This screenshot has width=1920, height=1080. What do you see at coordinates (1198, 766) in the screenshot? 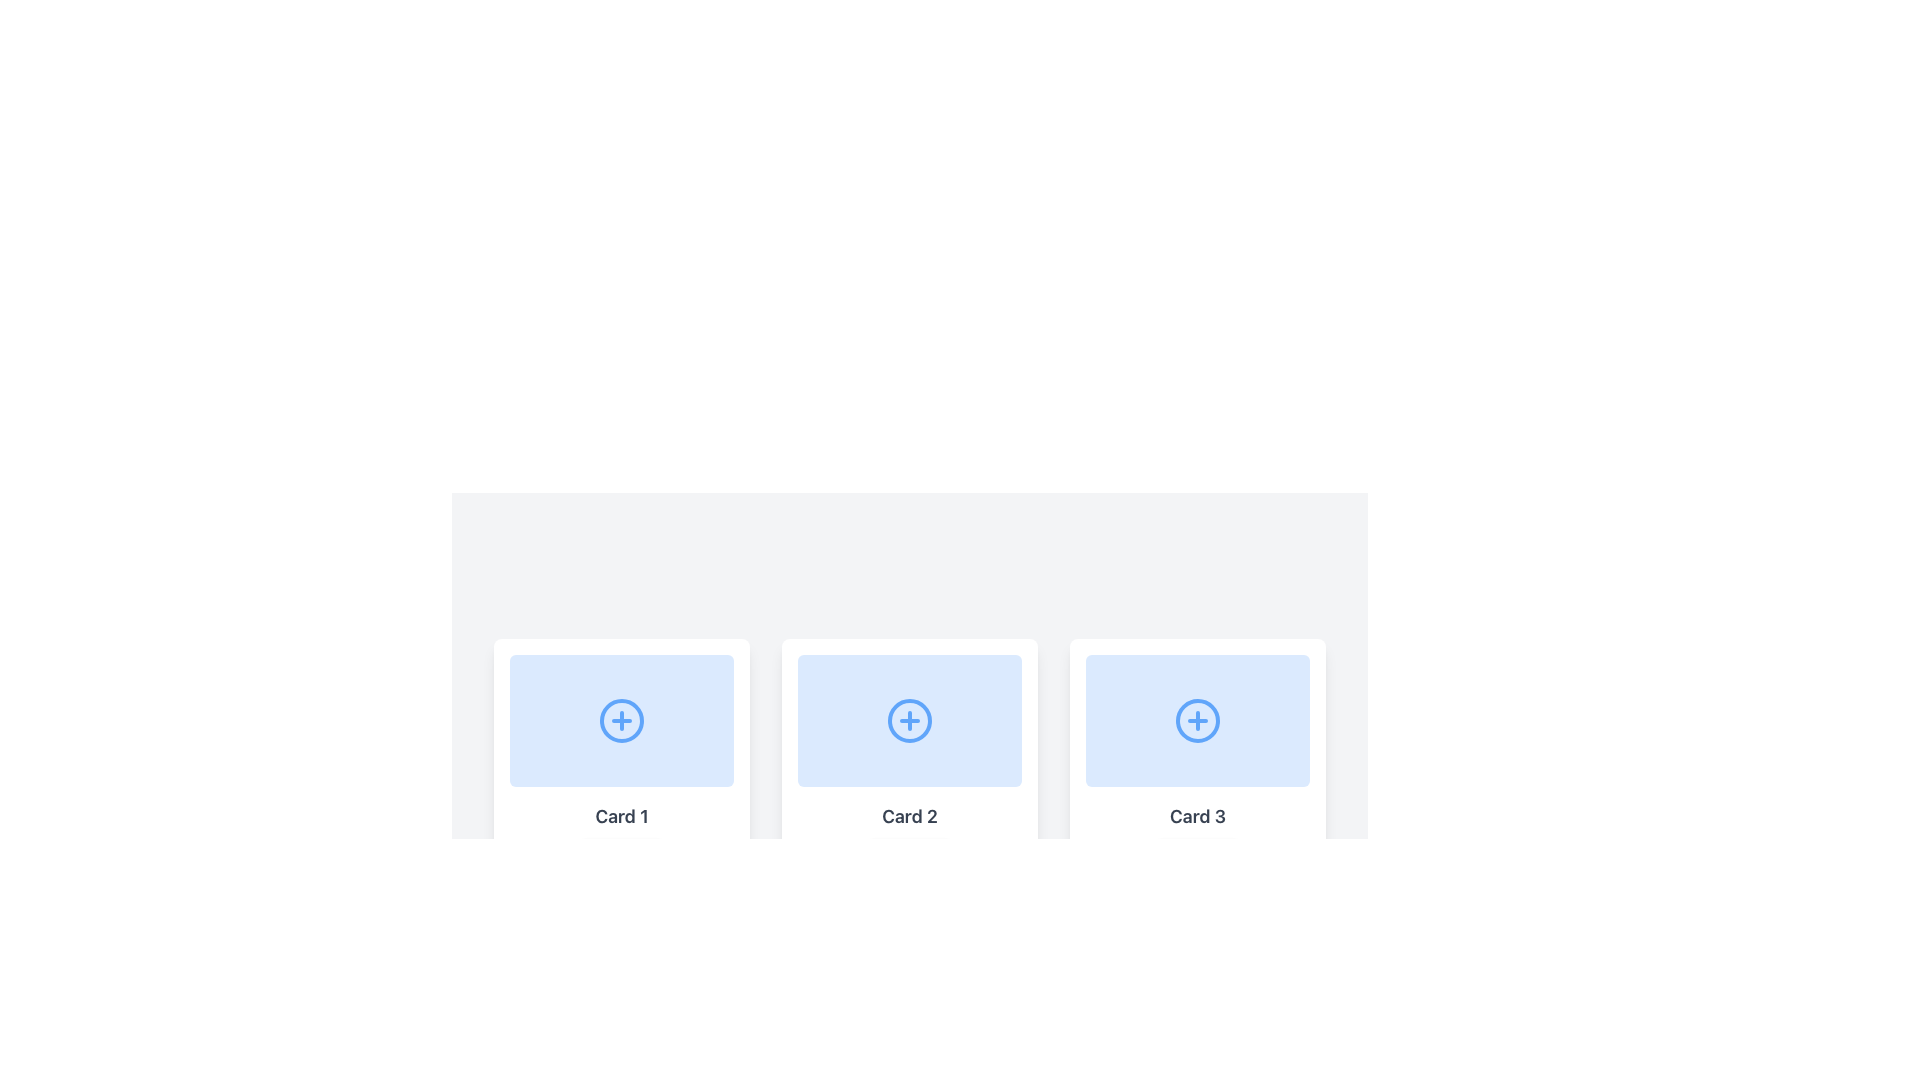
I see `the third card in a horizontal arrangement of six cards to interact with its functionality` at bounding box center [1198, 766].